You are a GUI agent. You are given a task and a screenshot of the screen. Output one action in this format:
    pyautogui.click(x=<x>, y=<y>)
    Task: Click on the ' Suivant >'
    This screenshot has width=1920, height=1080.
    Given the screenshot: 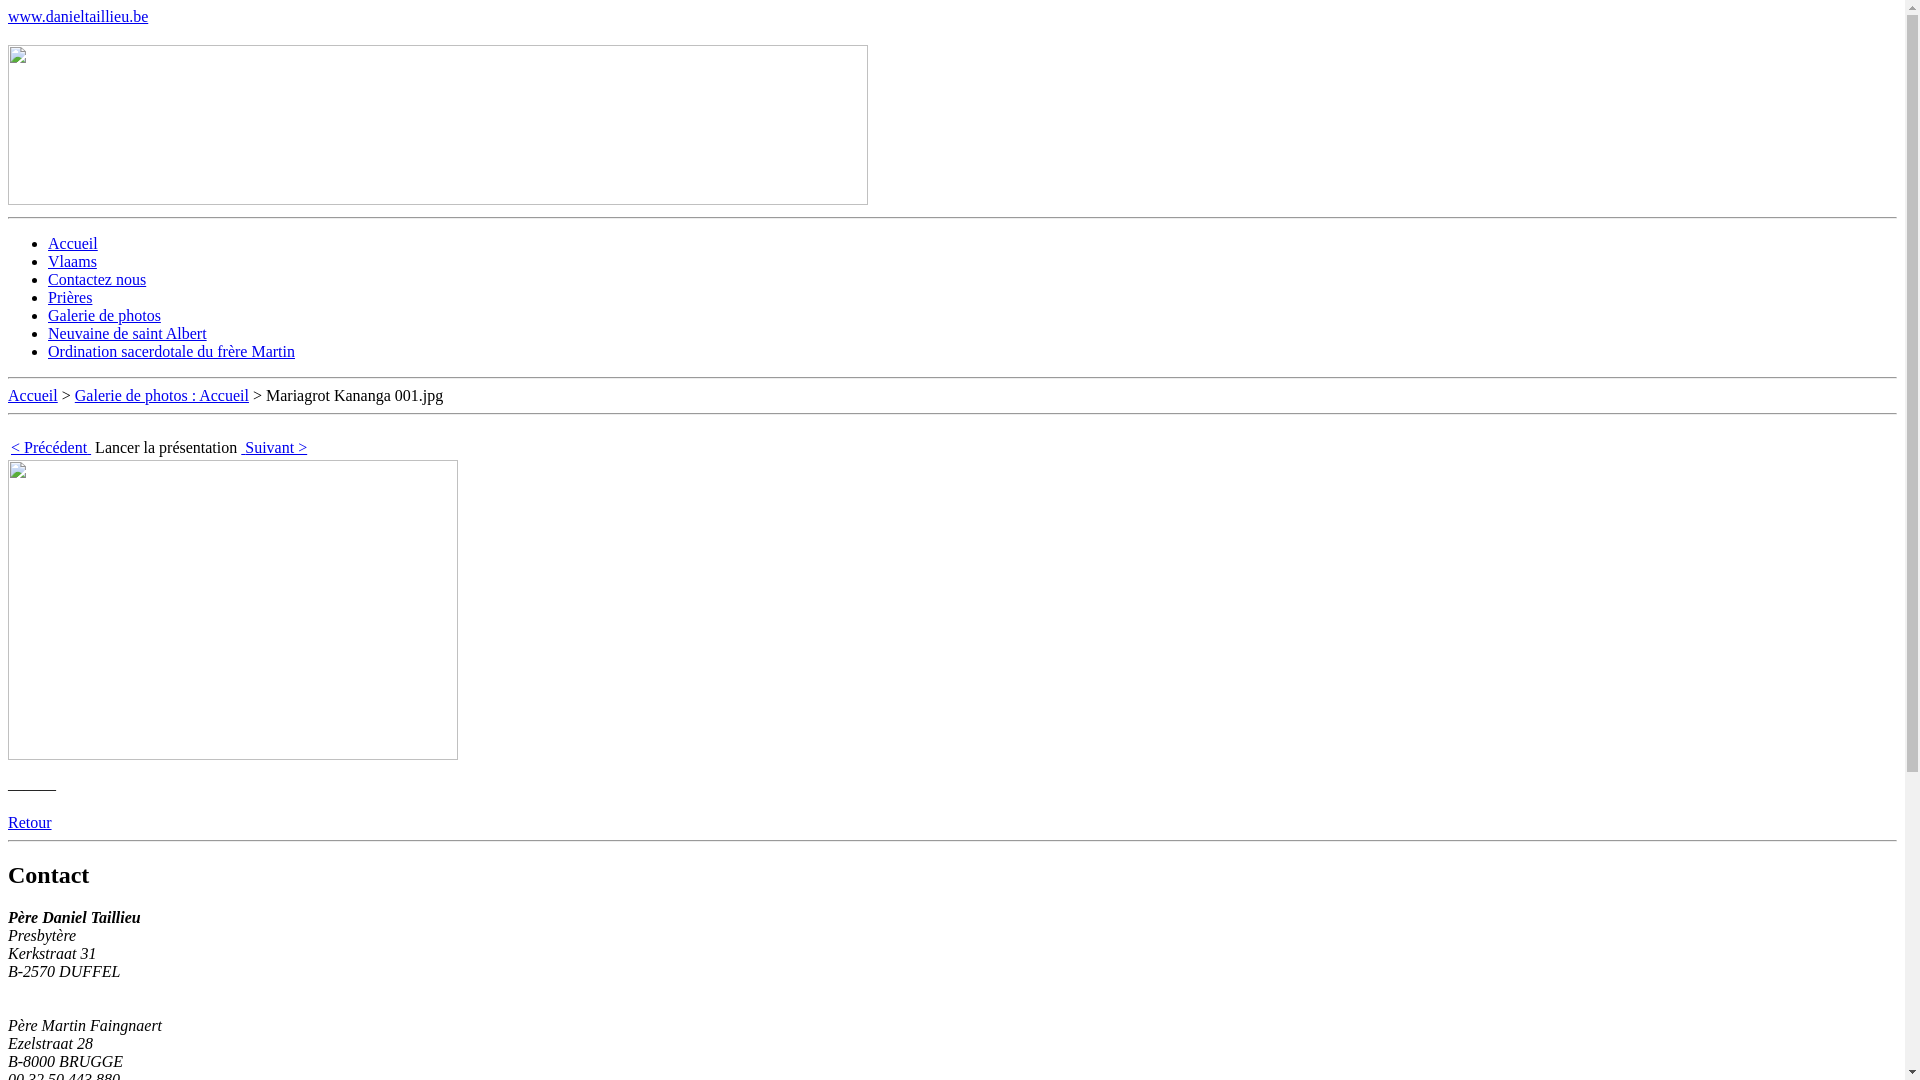 What is the action you would take?
    pyautogui.click(x=272, y=446)
    